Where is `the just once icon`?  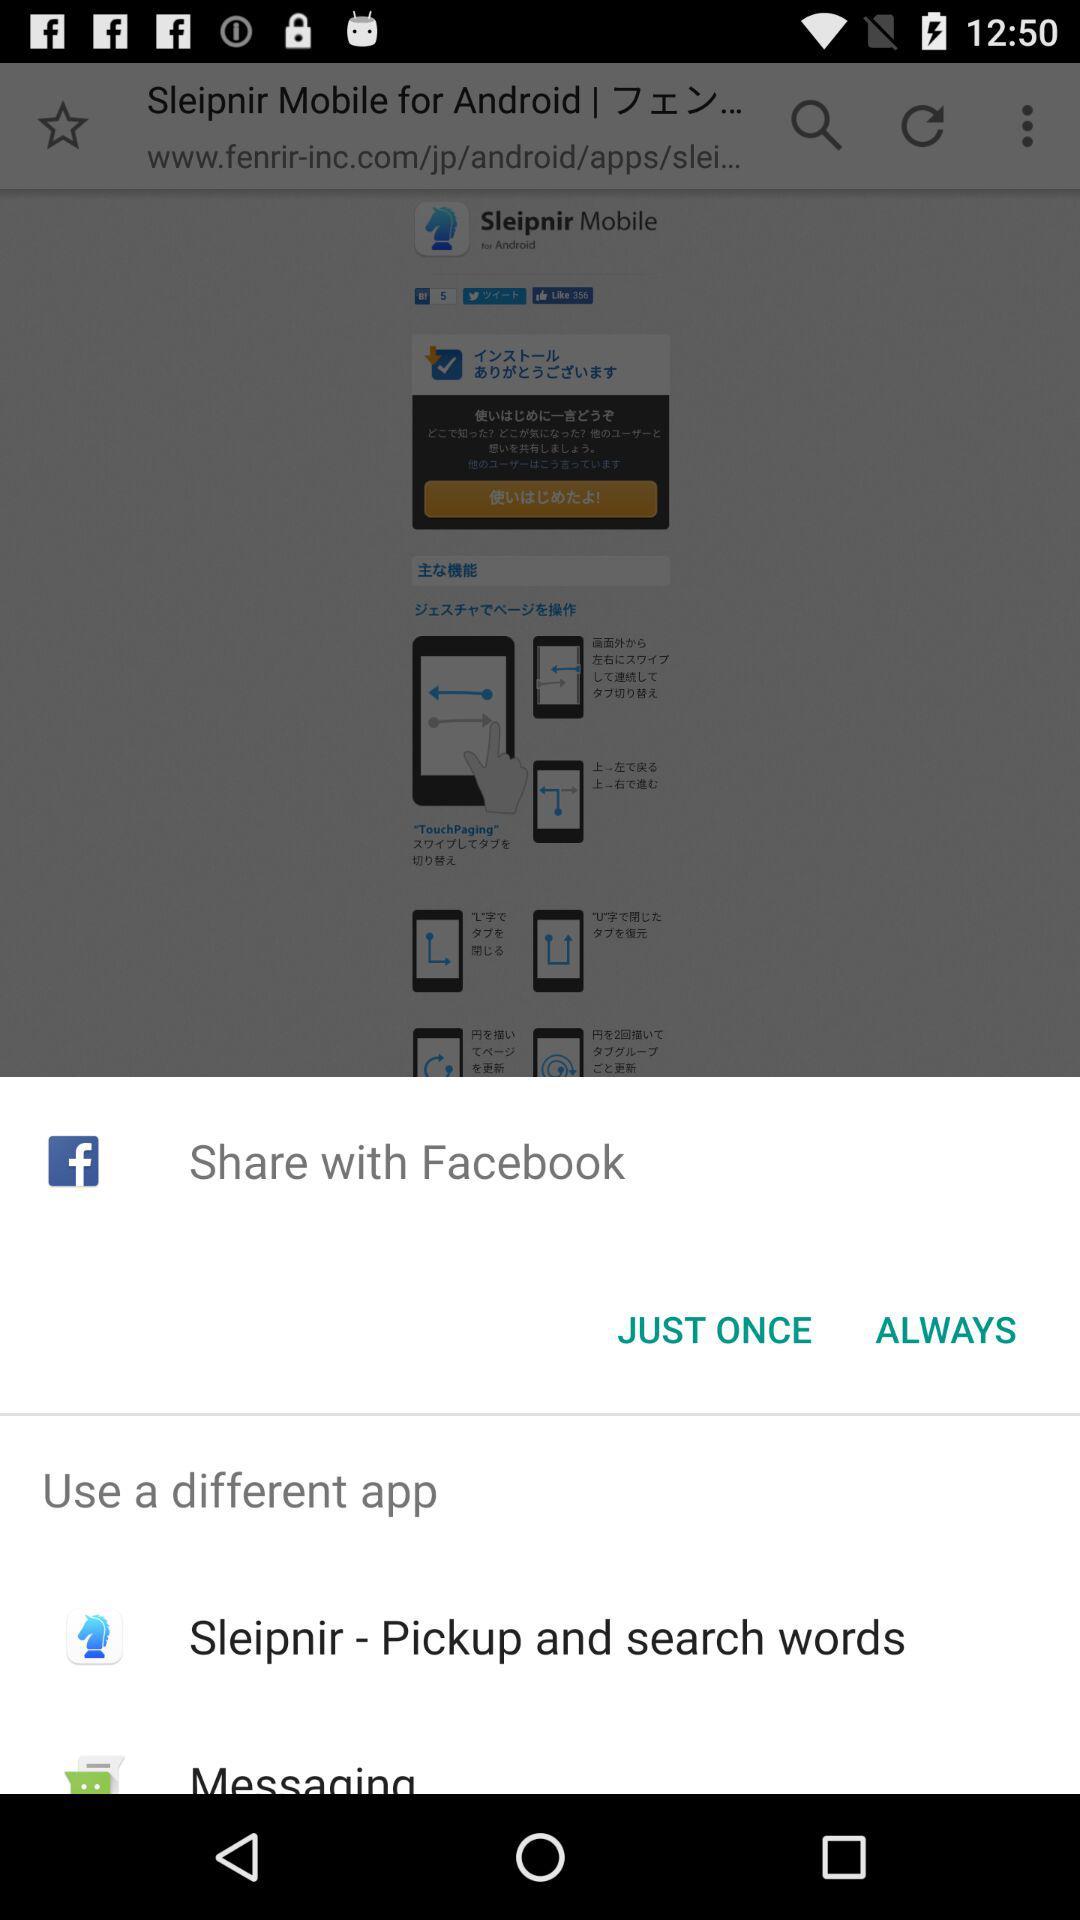
the just once icon is located at coordinates (713, 1329).